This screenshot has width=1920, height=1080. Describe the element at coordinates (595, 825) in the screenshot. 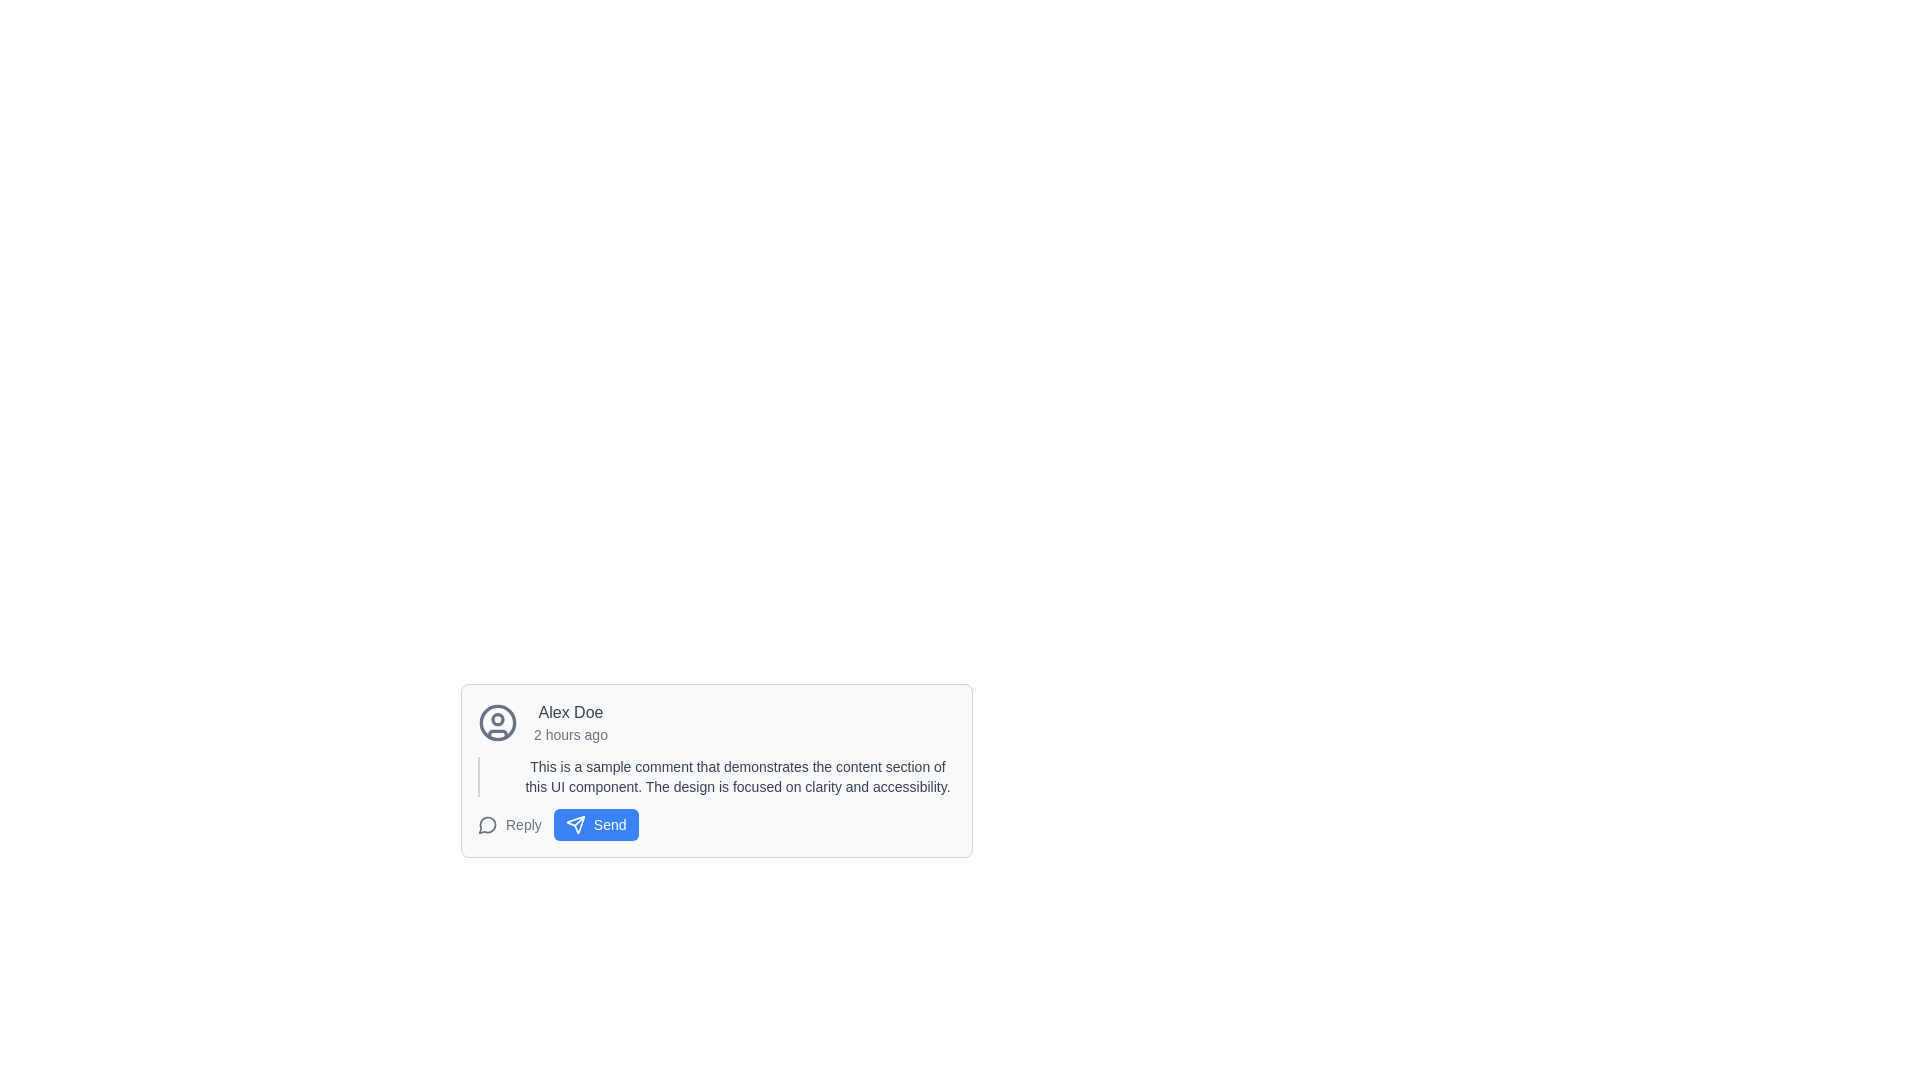

I see `the send button located below the comment box, which is the second button in the row of interactive elements` at that location.